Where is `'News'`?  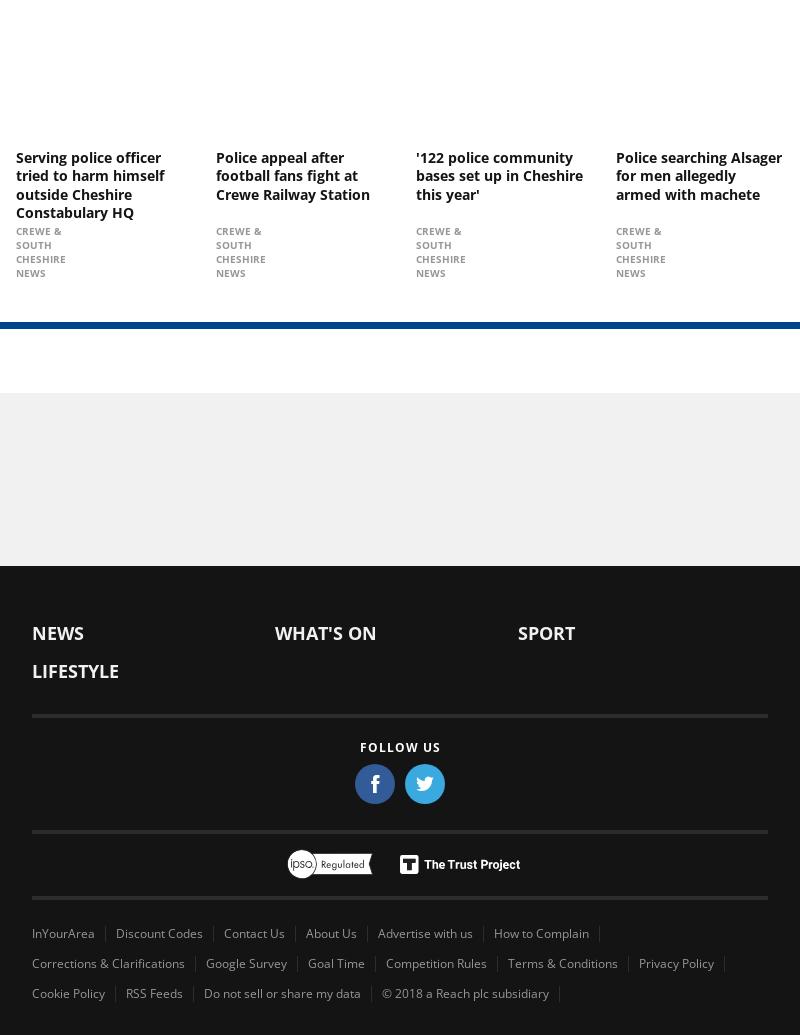 'News' is located at coordinates (32, 632).